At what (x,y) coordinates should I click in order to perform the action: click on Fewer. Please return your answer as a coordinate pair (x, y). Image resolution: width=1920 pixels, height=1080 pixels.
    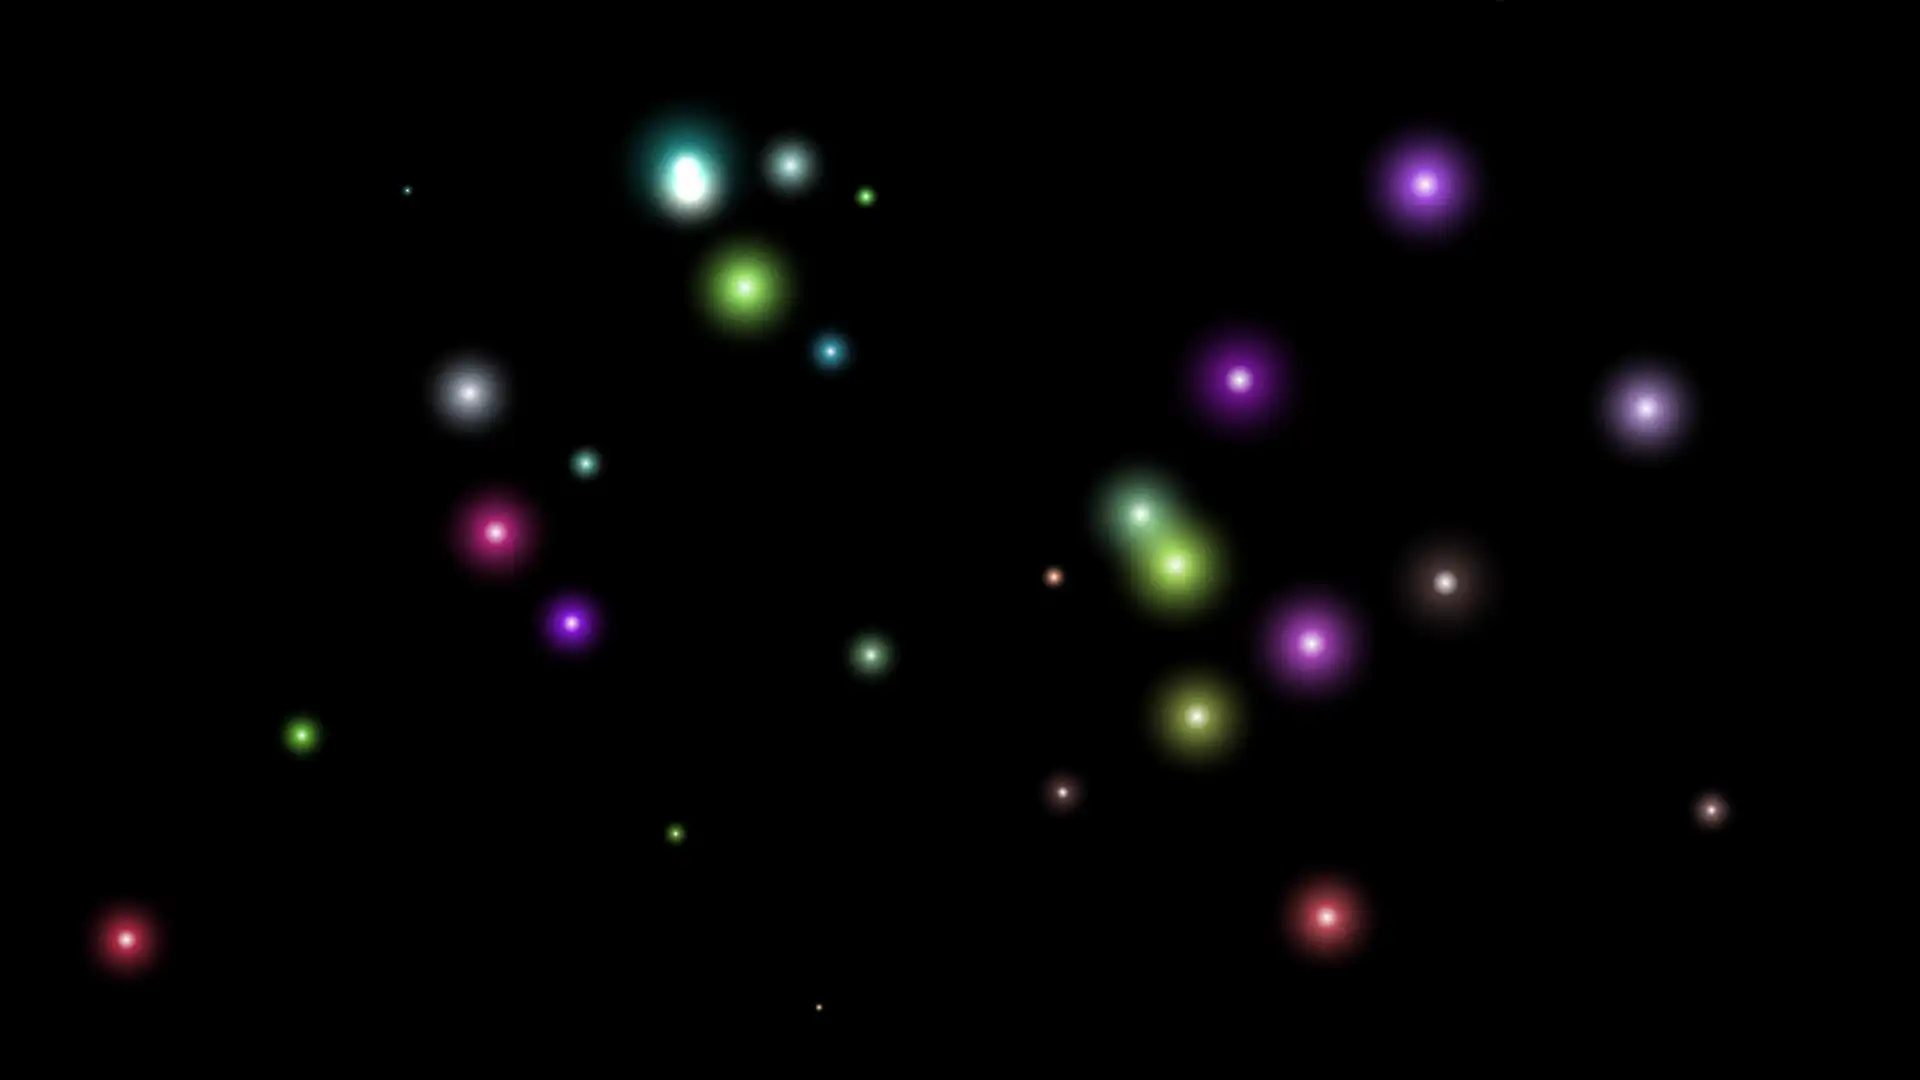
    Looking at the image, I should click on (499, 19).